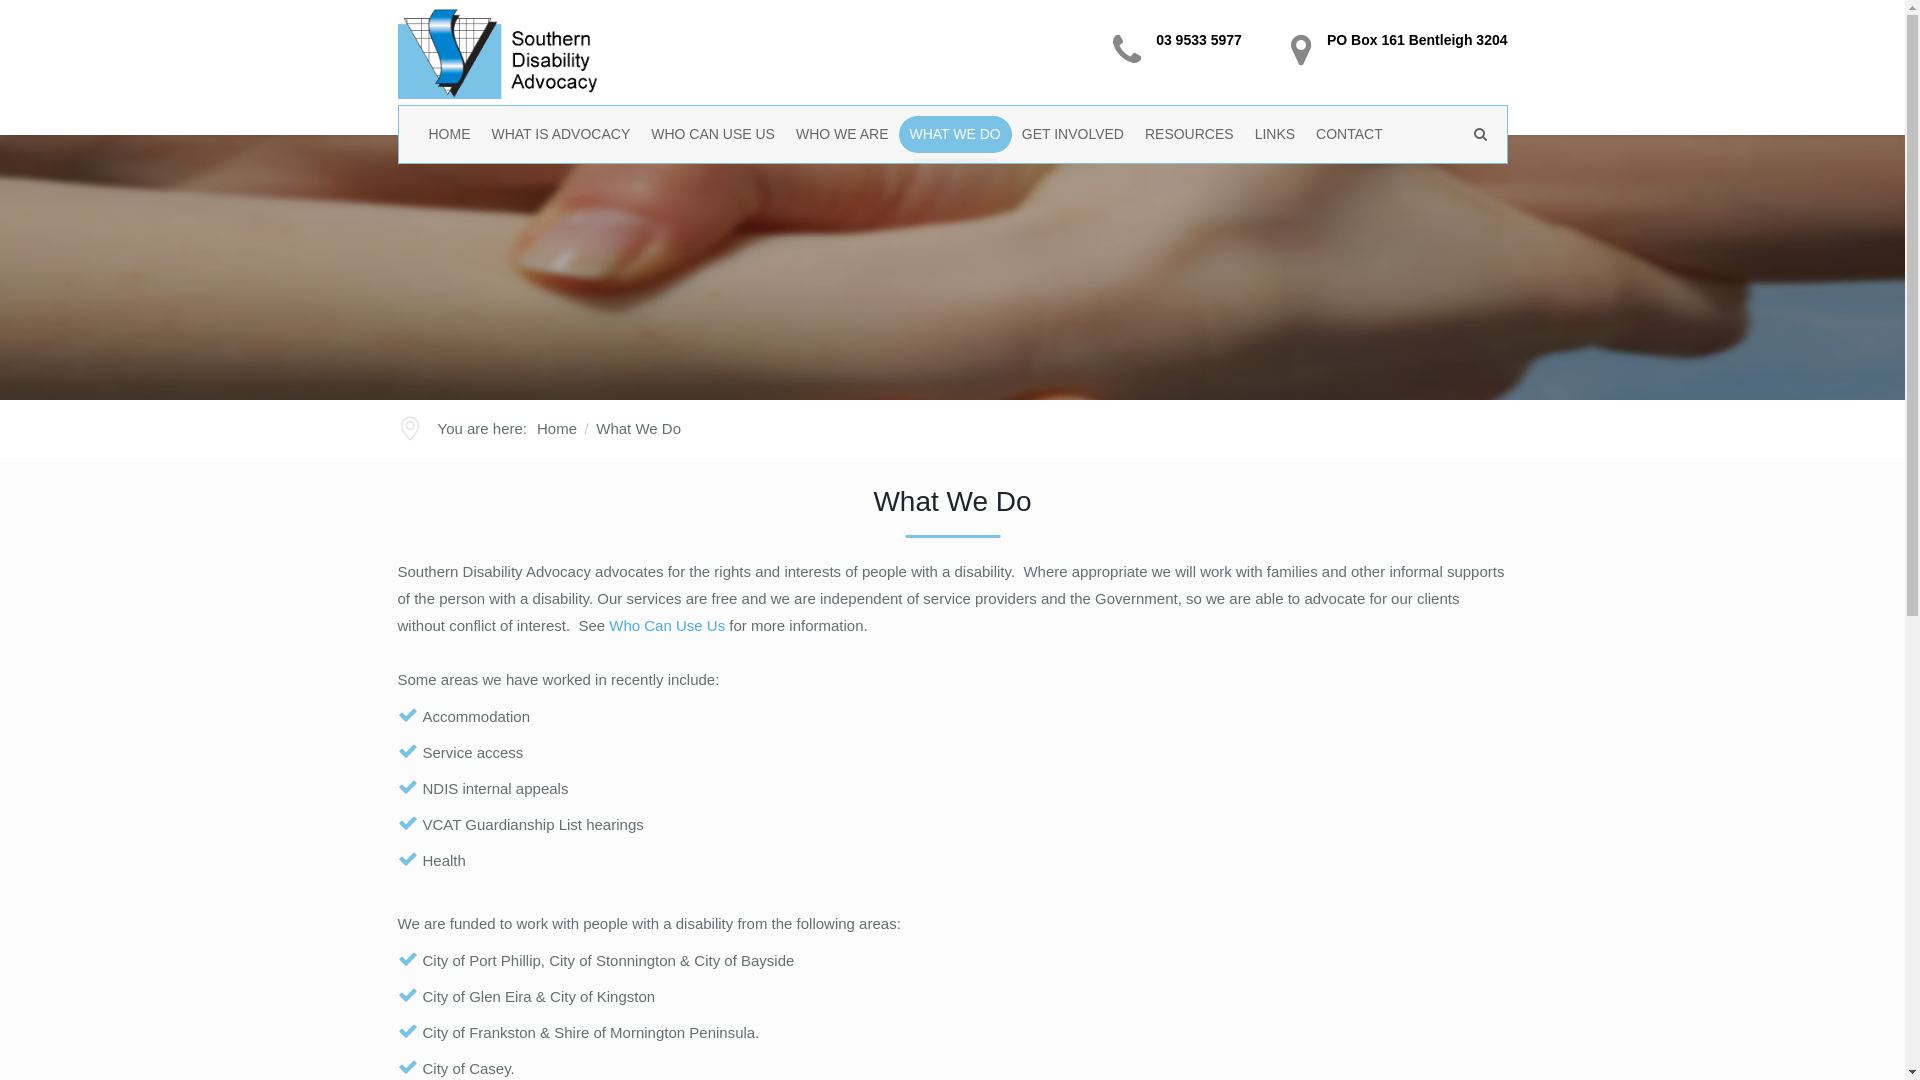  Describe the element at coordinates (954, 134) in the screenshot. I see `'WHAT WE DO'` at that location.